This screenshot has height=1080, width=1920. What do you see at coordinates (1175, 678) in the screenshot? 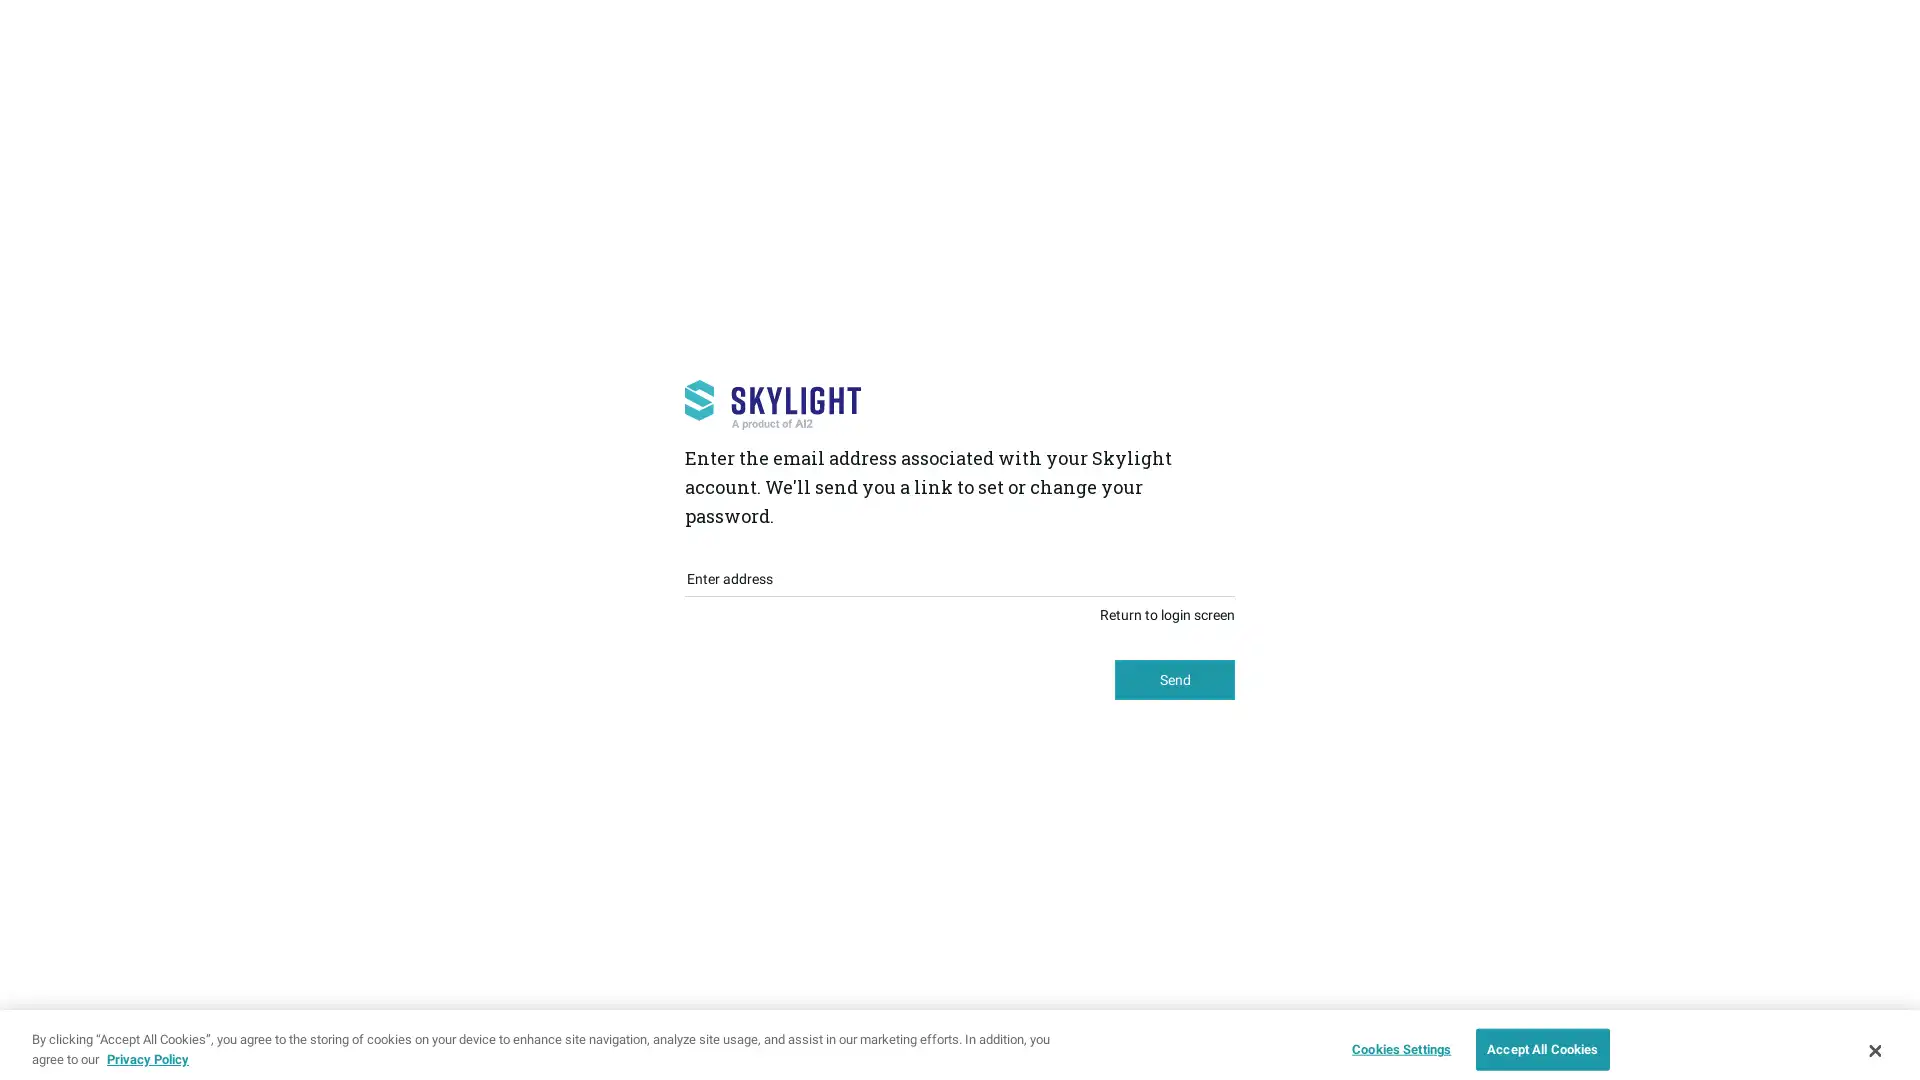
I see `Send` at bounding box center [1175, 678].